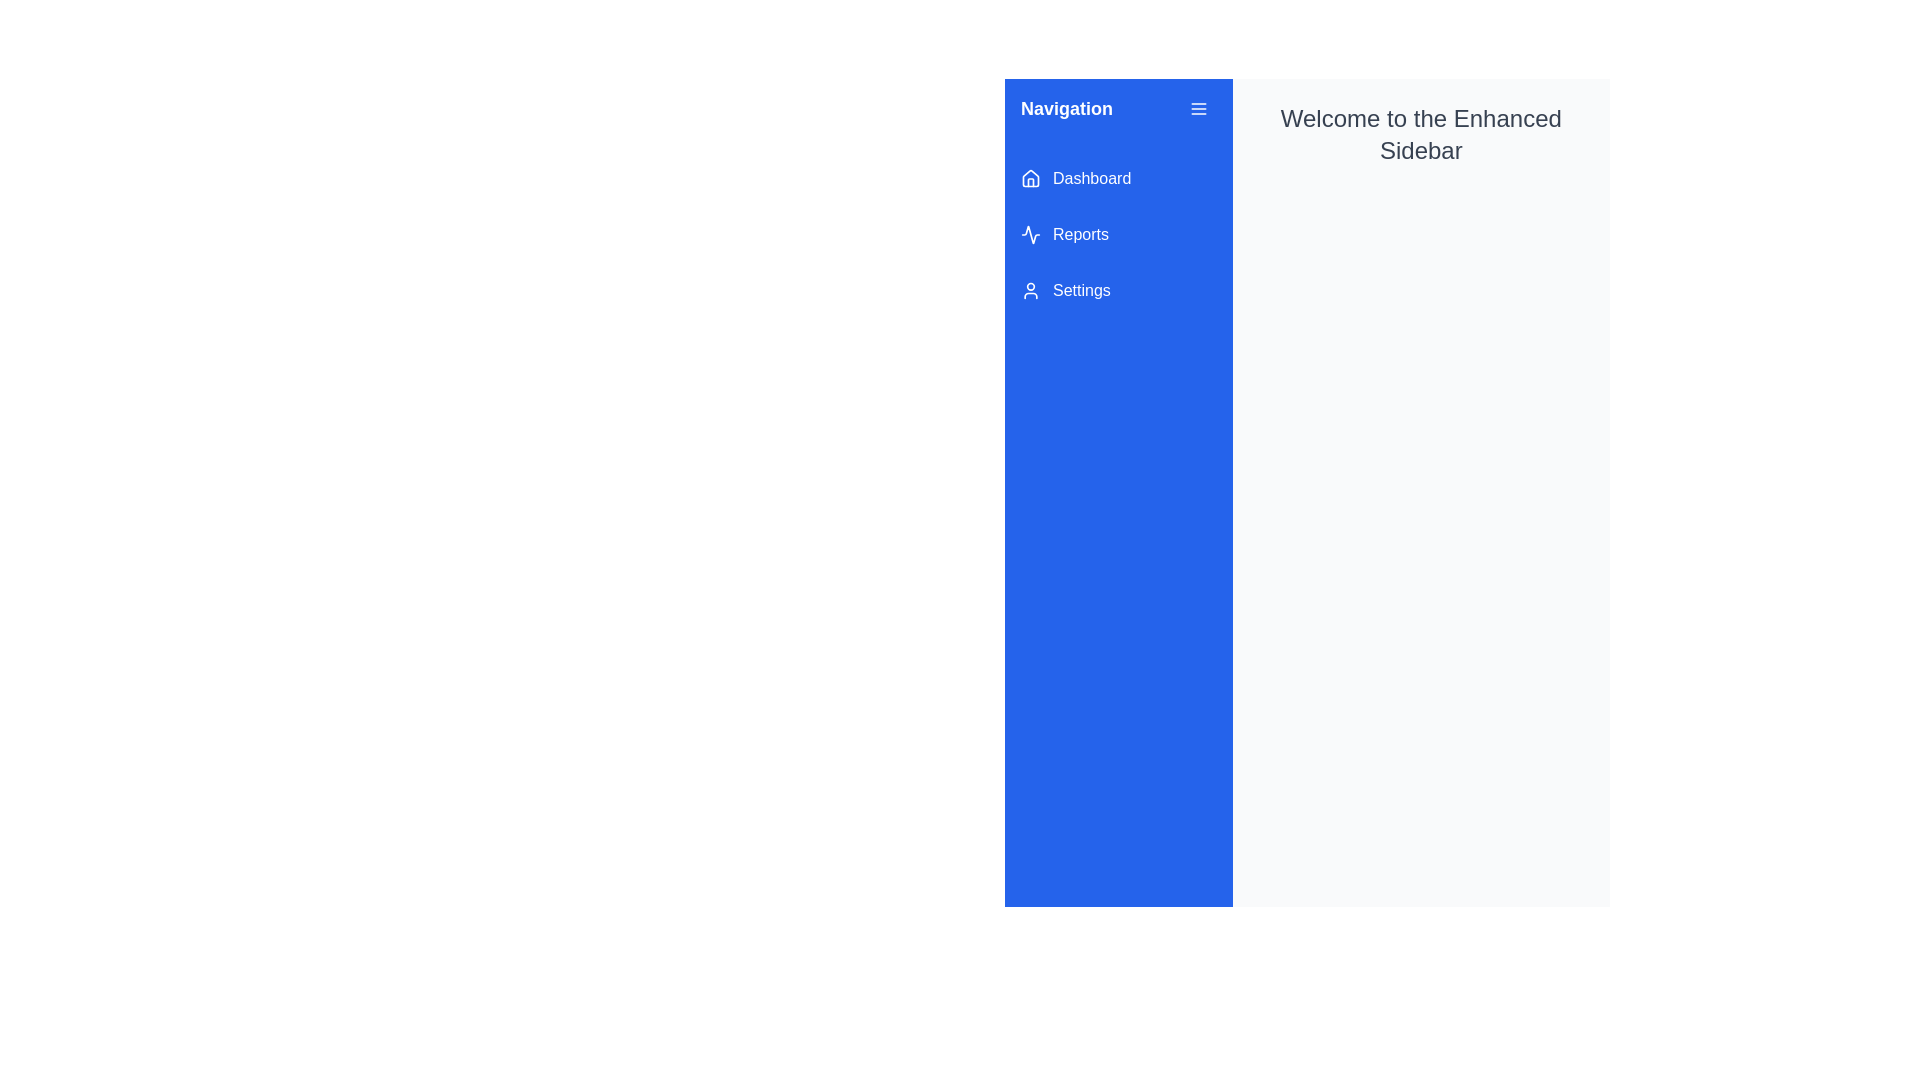 This screenshot has height=1080, width=1920. Describe the element at coordinates (1079, 234) in the screenshot. I see `the 'Reports' text label in the vertical navigation menu` at that location.